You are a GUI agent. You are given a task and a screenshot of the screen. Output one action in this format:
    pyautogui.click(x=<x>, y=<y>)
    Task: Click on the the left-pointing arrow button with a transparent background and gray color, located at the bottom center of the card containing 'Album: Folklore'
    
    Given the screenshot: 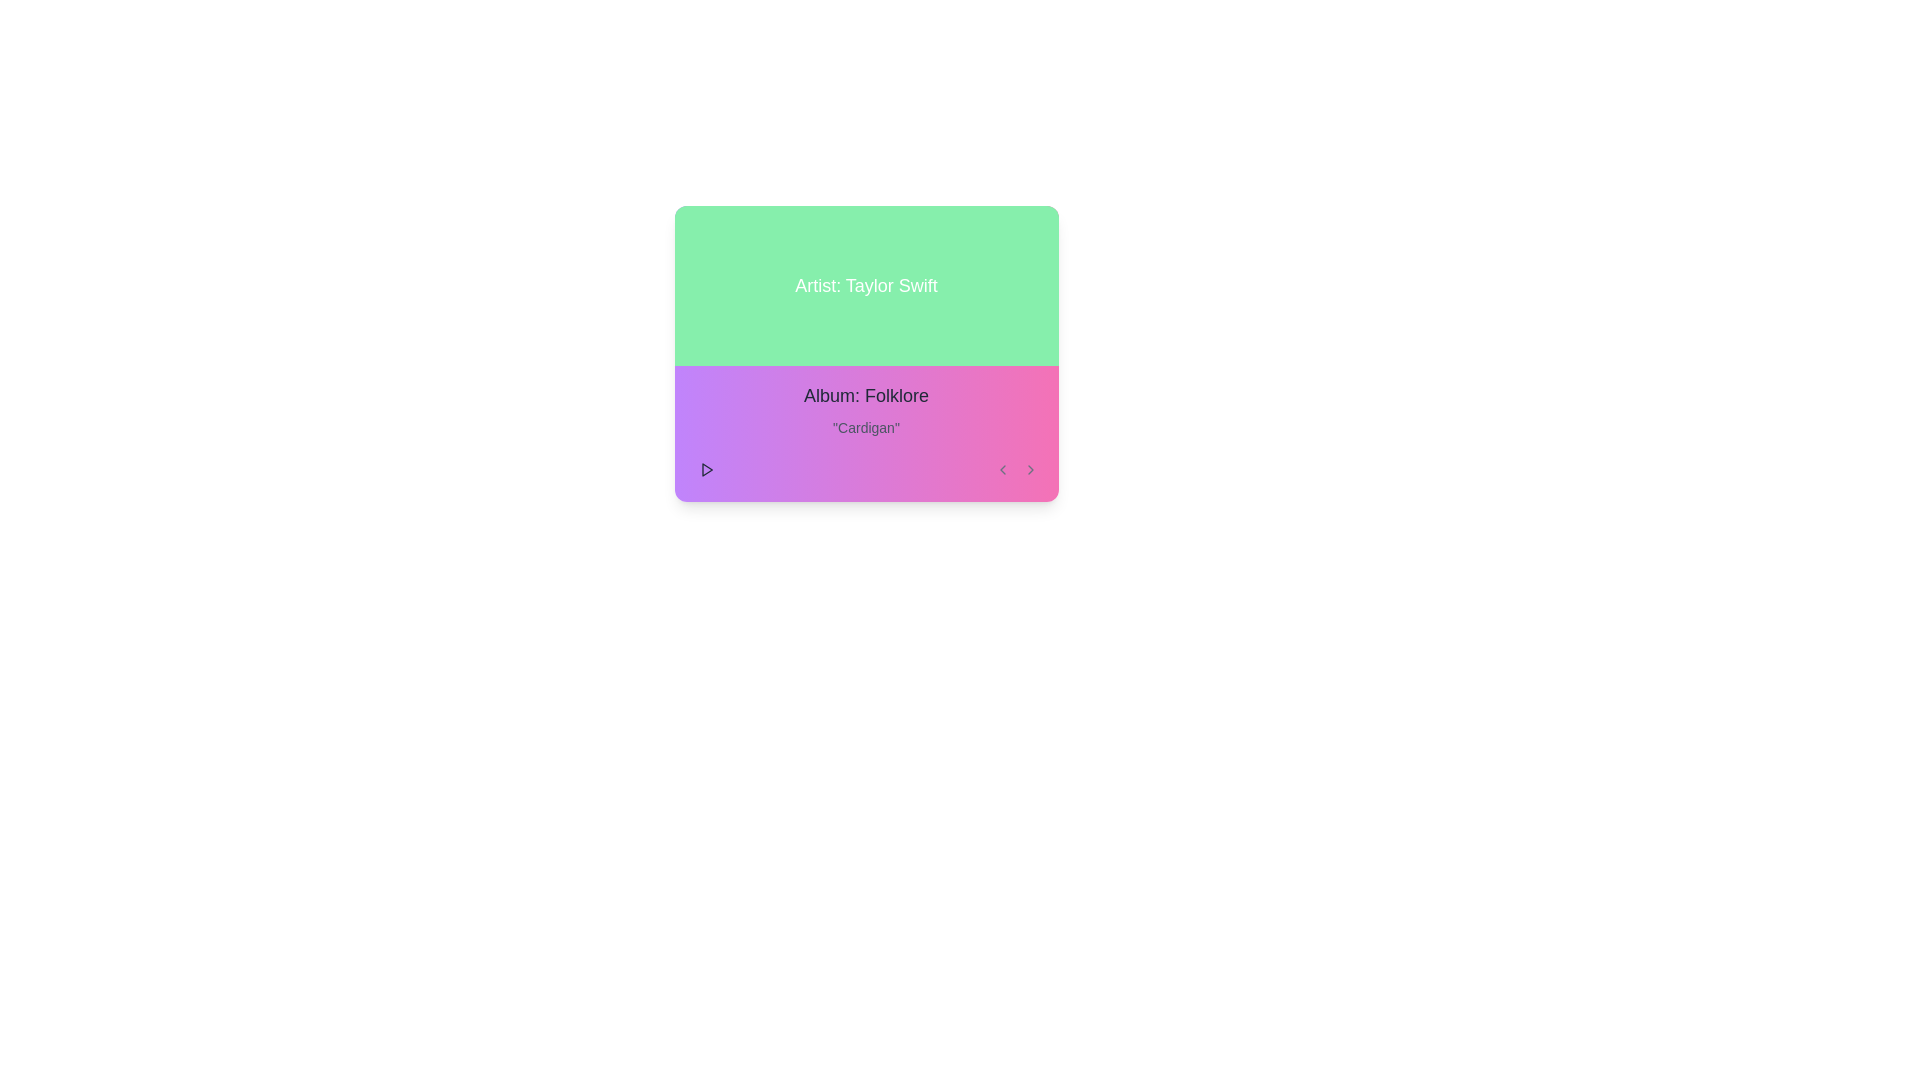 What is the action you would take?
    pyautogui.click(x=1002, y=470)
    